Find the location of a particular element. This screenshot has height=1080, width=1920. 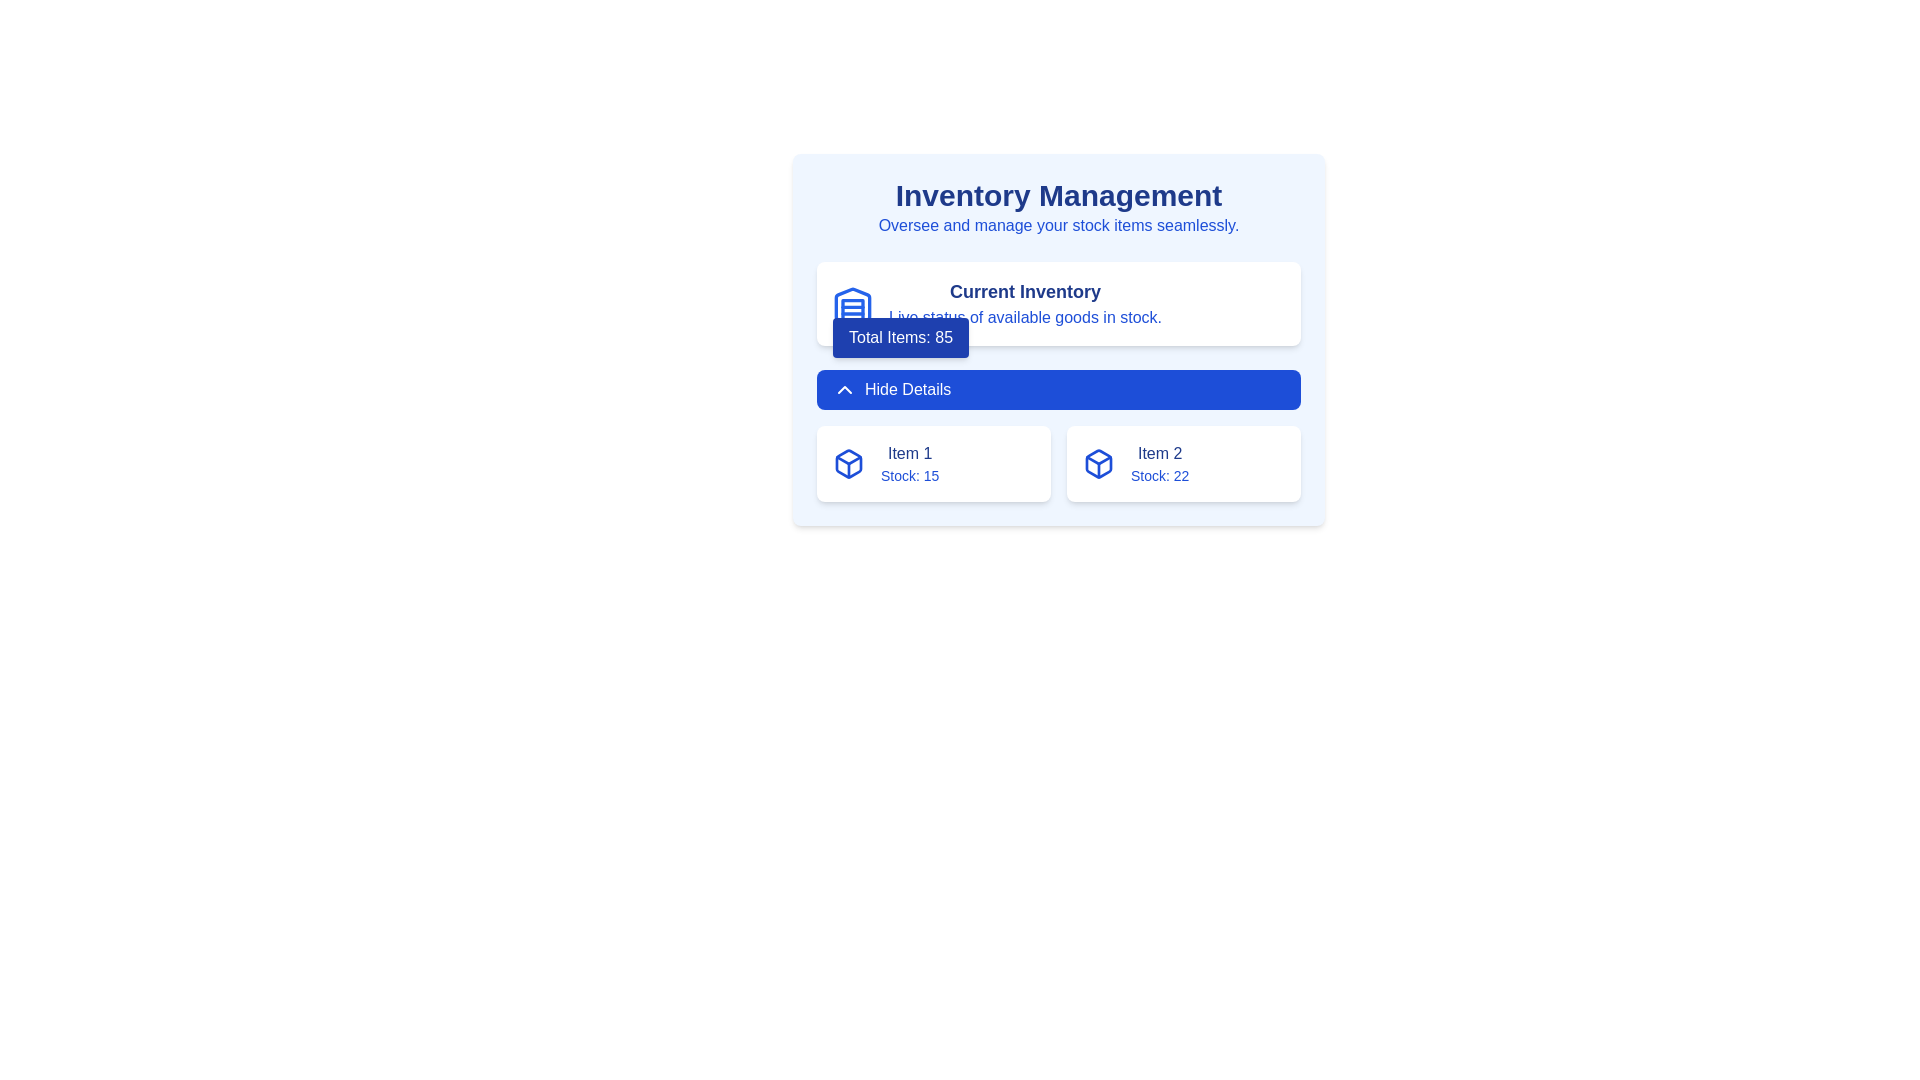

the Text Label displaying the name or identifier of the item within the inventory management interface, located in the card labeled 'Item 2' with 'Stock: 22' is located at coordinates (1160, 454).